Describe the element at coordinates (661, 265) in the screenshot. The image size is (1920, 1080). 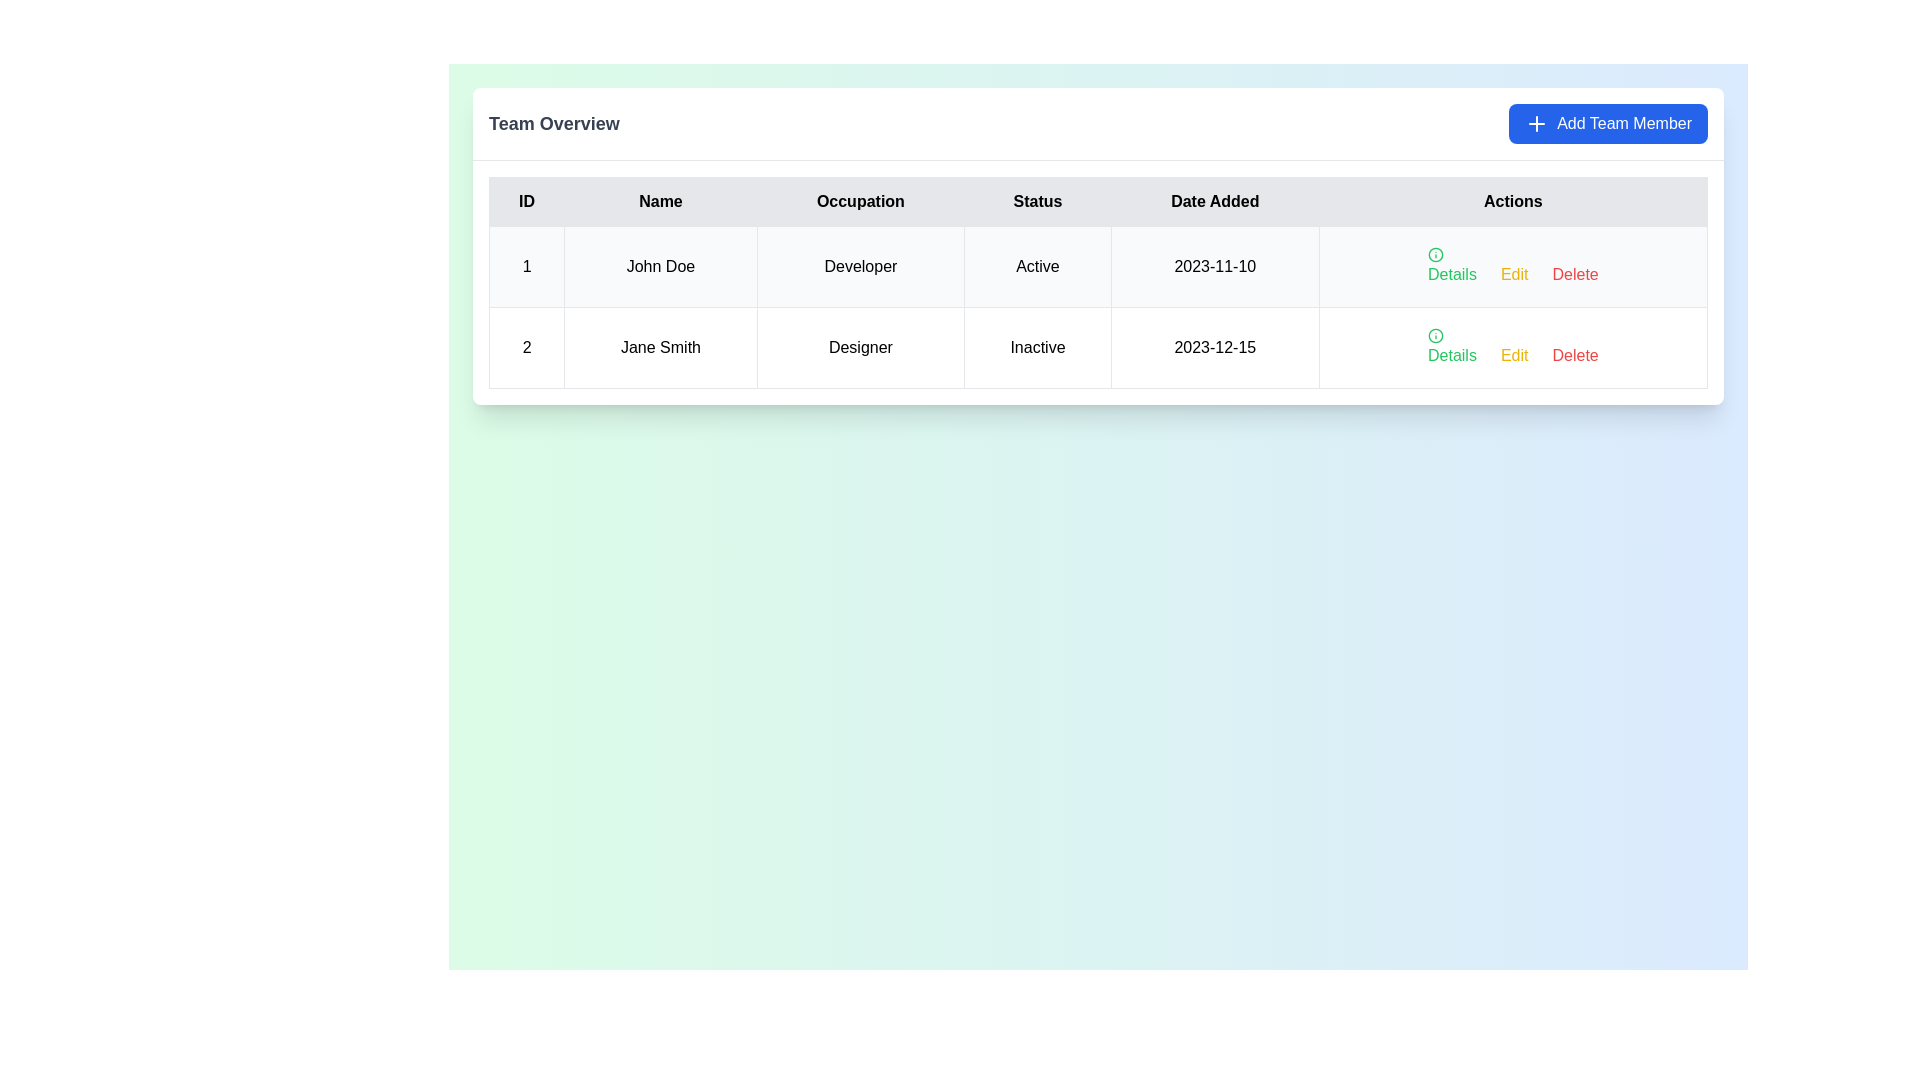
I see `the text label representing the name of an individual in the team members table, located in the 'Name' column` at that location.